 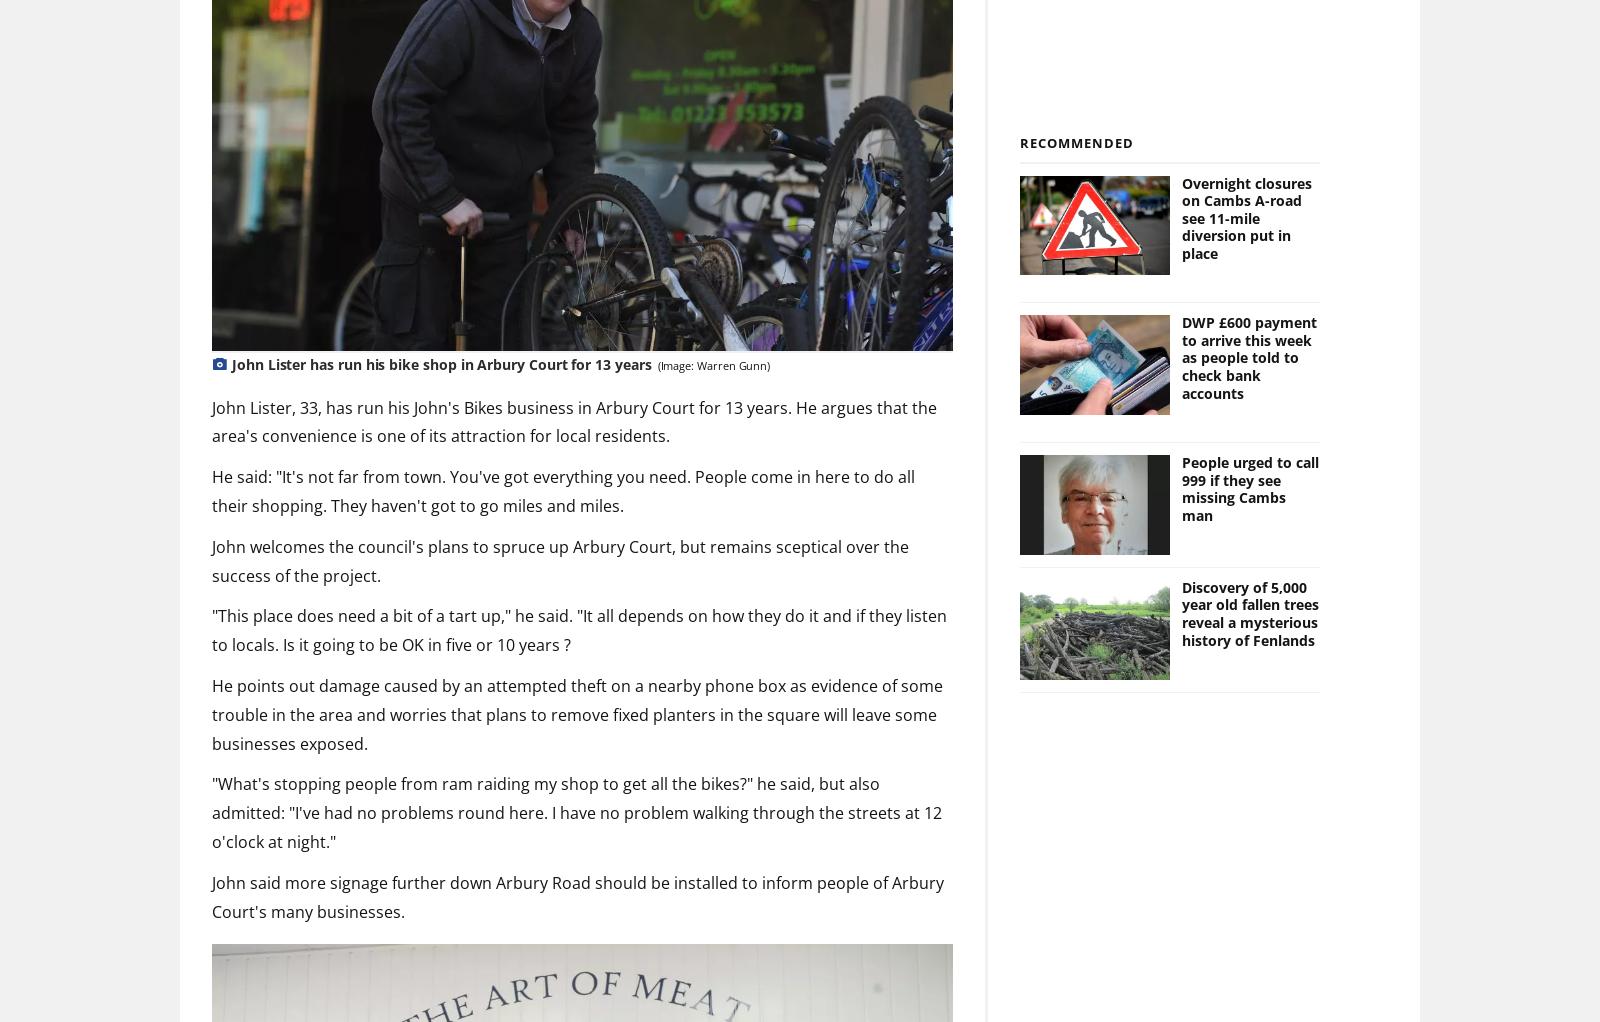 What do you see at coordinates (576, 895) in the screenshot?
I see `'John said more signage further down Arbury Road should be installed to inform people of Arbury Court's many businesses.'` at bounding box center [576, 895].